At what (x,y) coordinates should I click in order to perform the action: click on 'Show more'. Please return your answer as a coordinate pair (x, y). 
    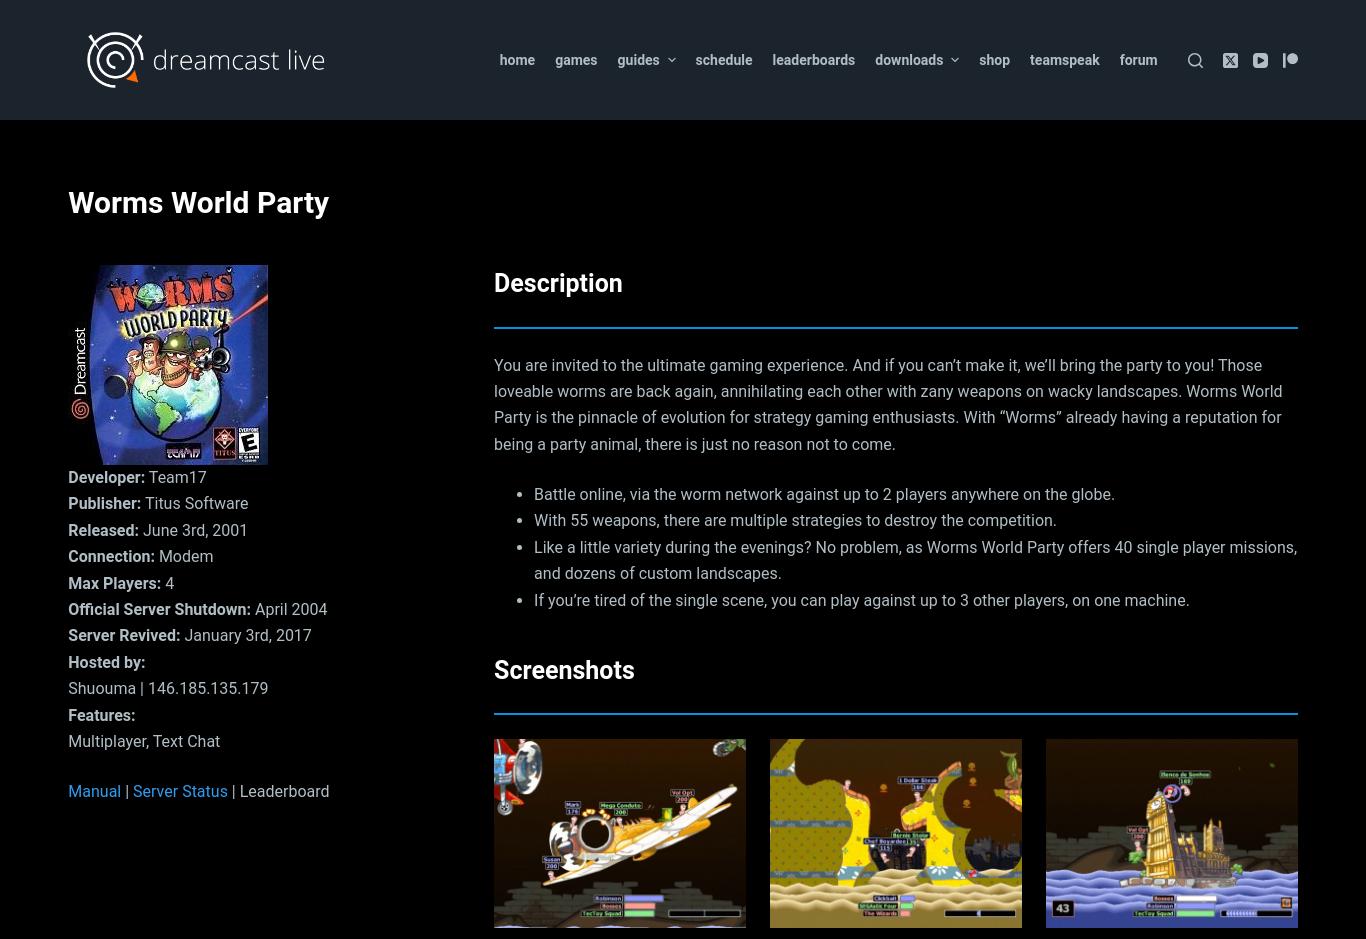
    Looking at the image, I should click on (891, 892).